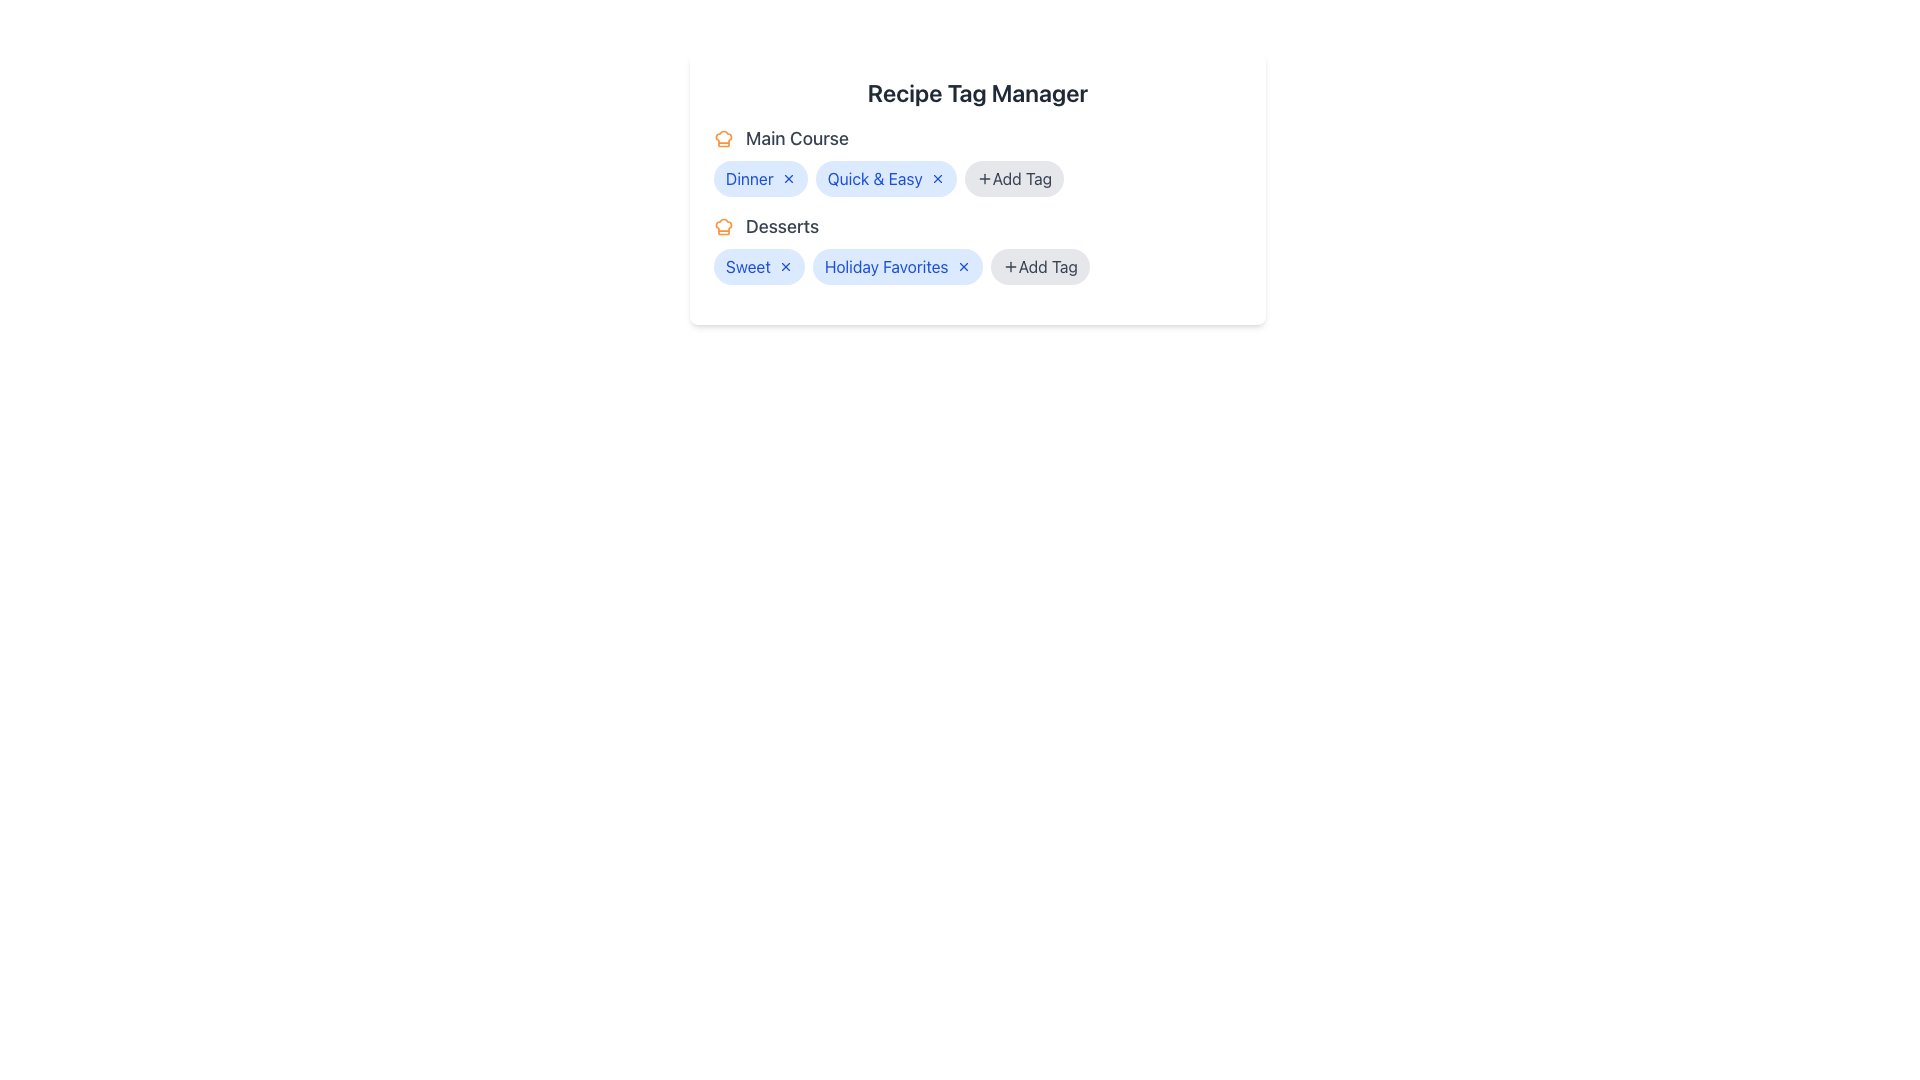  What do you see at coordinates (759, 177) in the screenshot?
I see `the tag labeled 'Dinner' with a light blue fill and an 'x' close icon` at bounding box center [759, 177].